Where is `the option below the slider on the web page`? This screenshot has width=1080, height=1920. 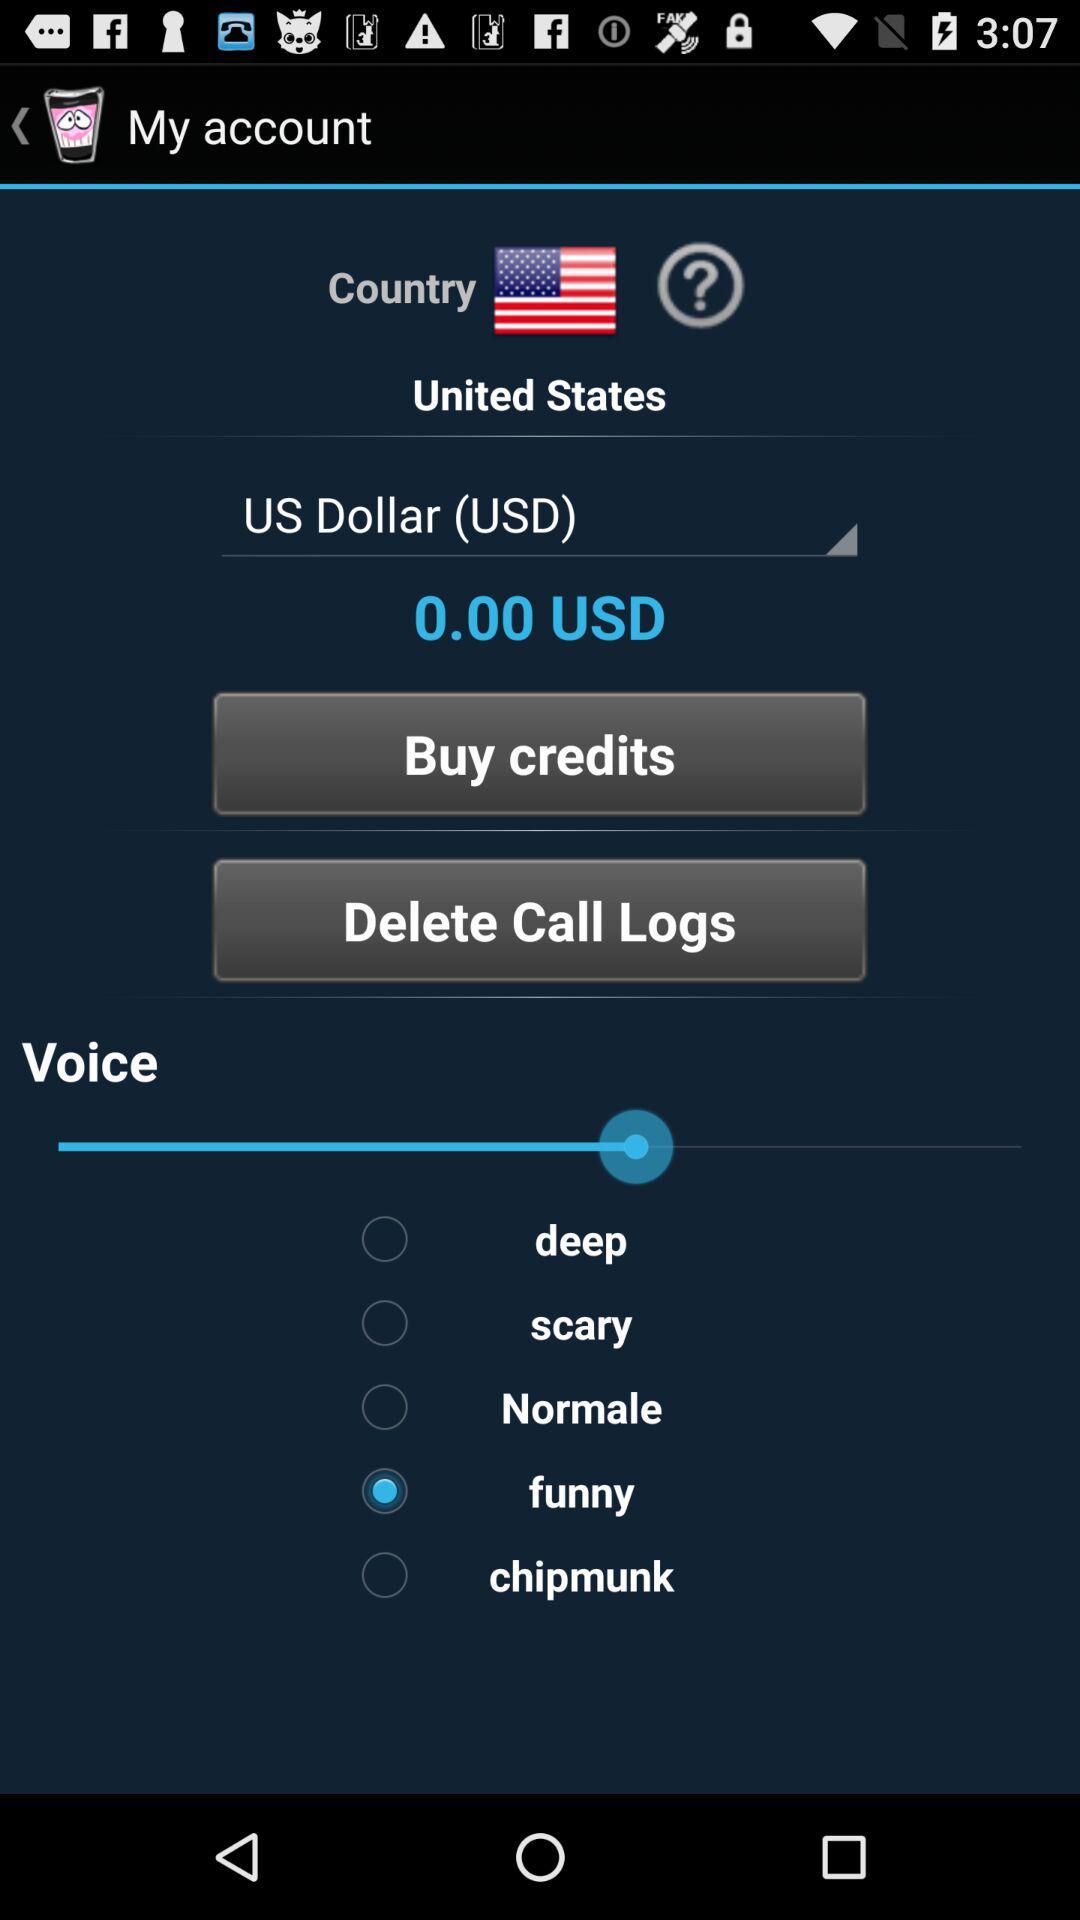
the option below the slider on the web page is located at coordinates (540, 1237).